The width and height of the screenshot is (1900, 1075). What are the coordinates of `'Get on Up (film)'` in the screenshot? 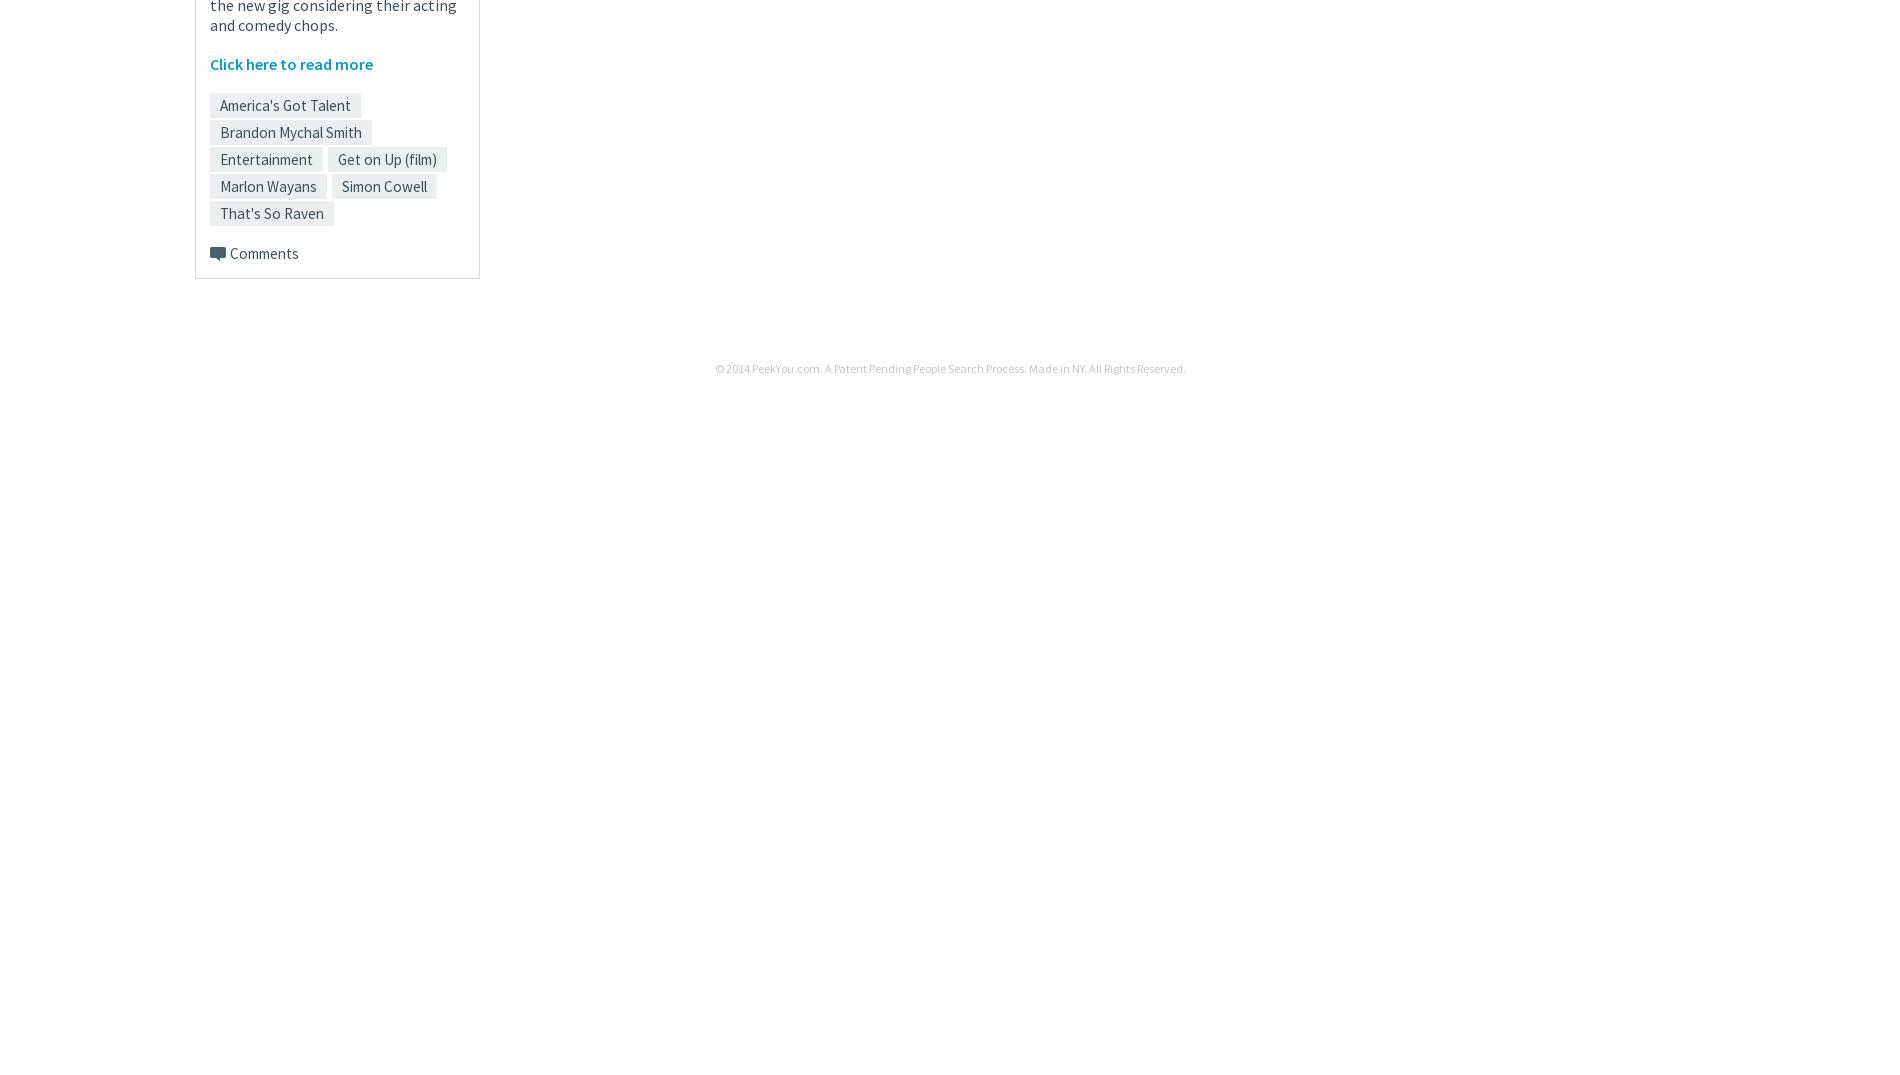 It's located at (337, 159).